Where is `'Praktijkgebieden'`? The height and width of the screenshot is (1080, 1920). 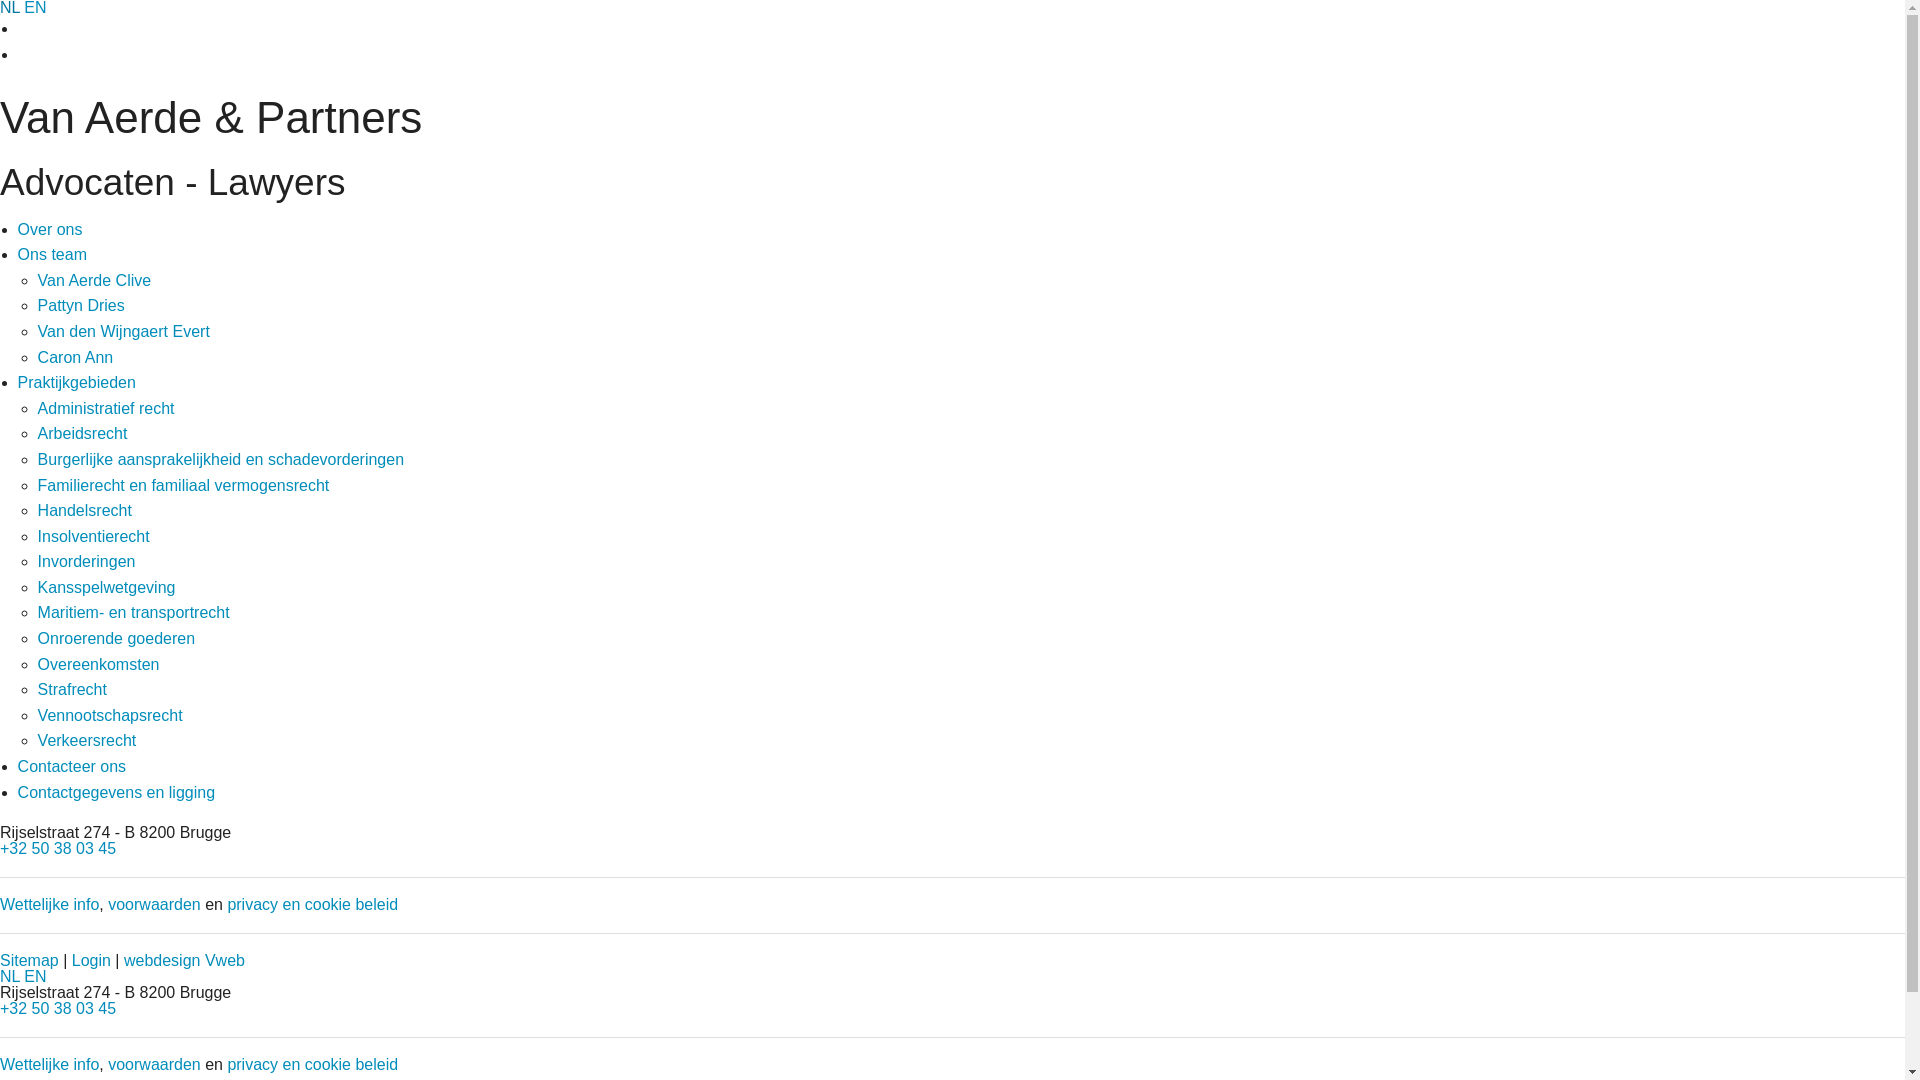 'Praktijkgebieden' is located at coordinates (76, 382).